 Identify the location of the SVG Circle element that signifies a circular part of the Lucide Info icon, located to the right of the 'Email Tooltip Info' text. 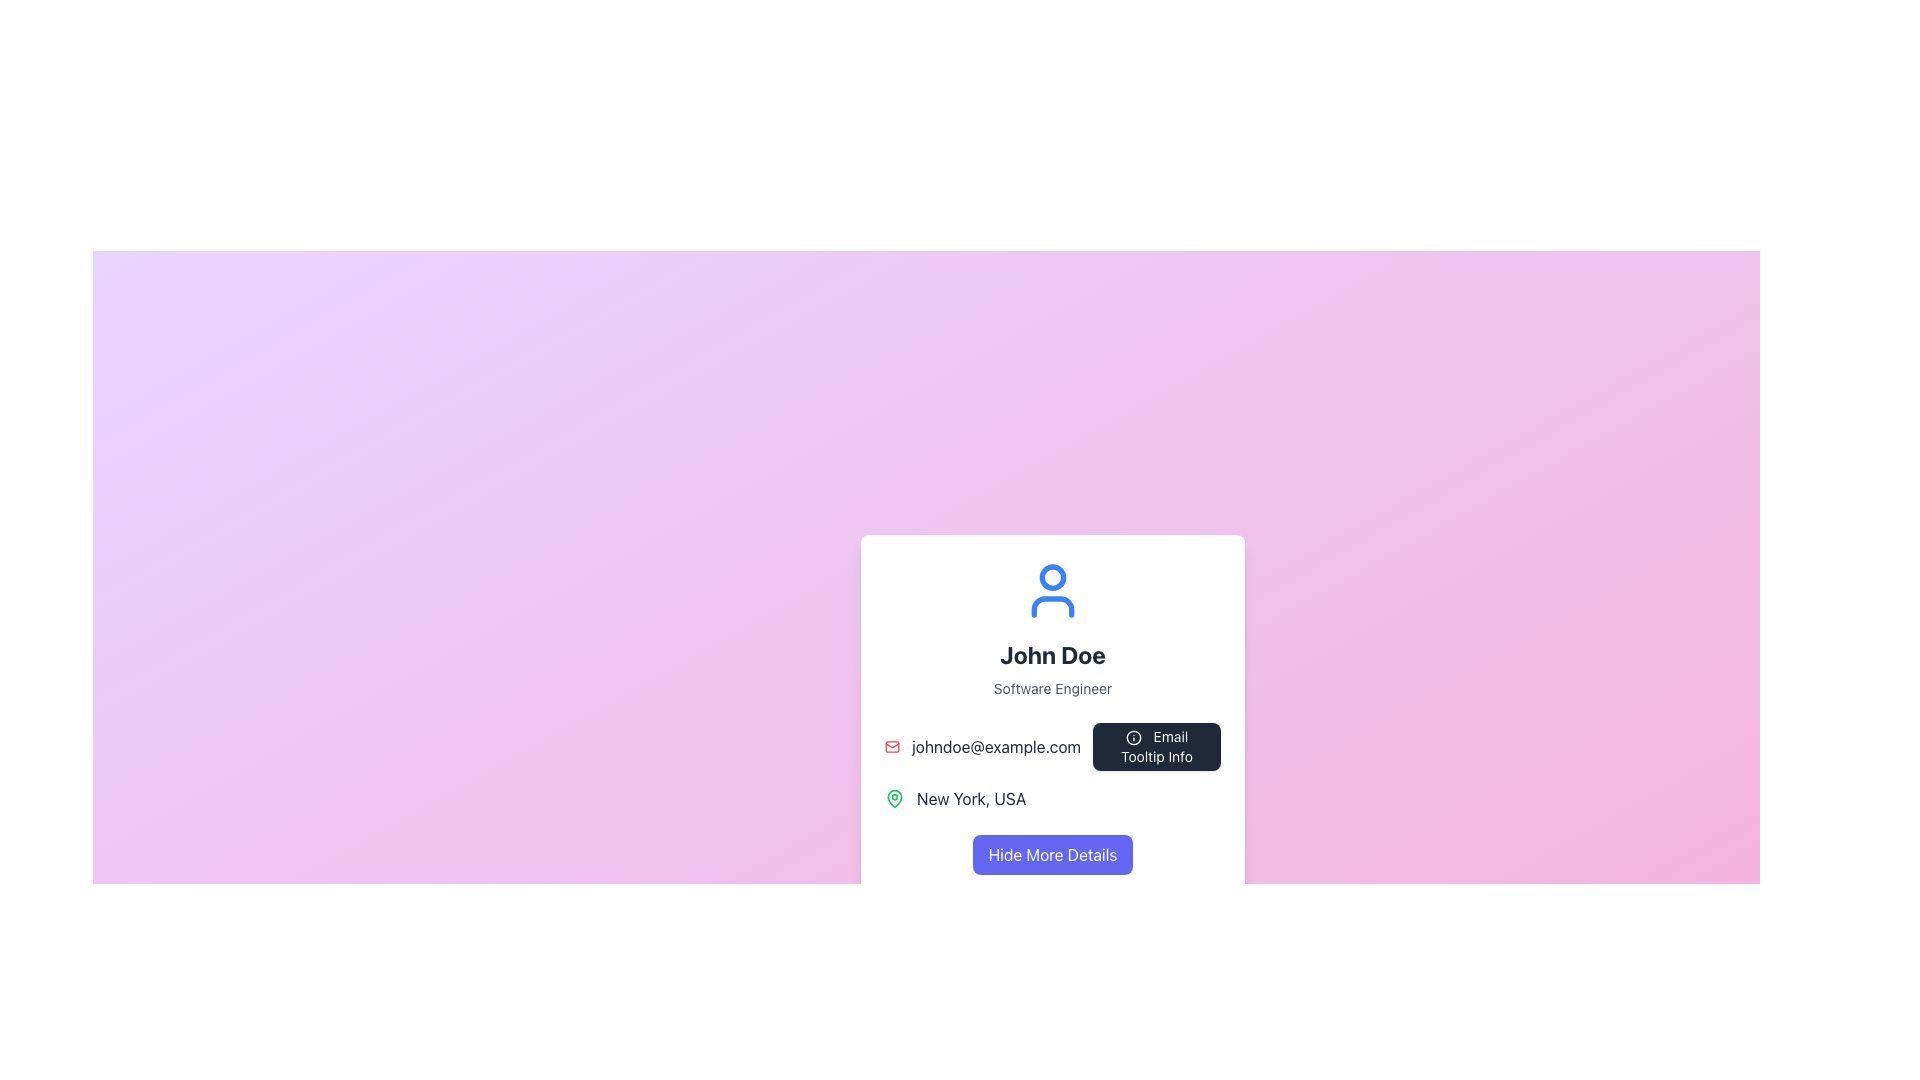
(1133, 738).